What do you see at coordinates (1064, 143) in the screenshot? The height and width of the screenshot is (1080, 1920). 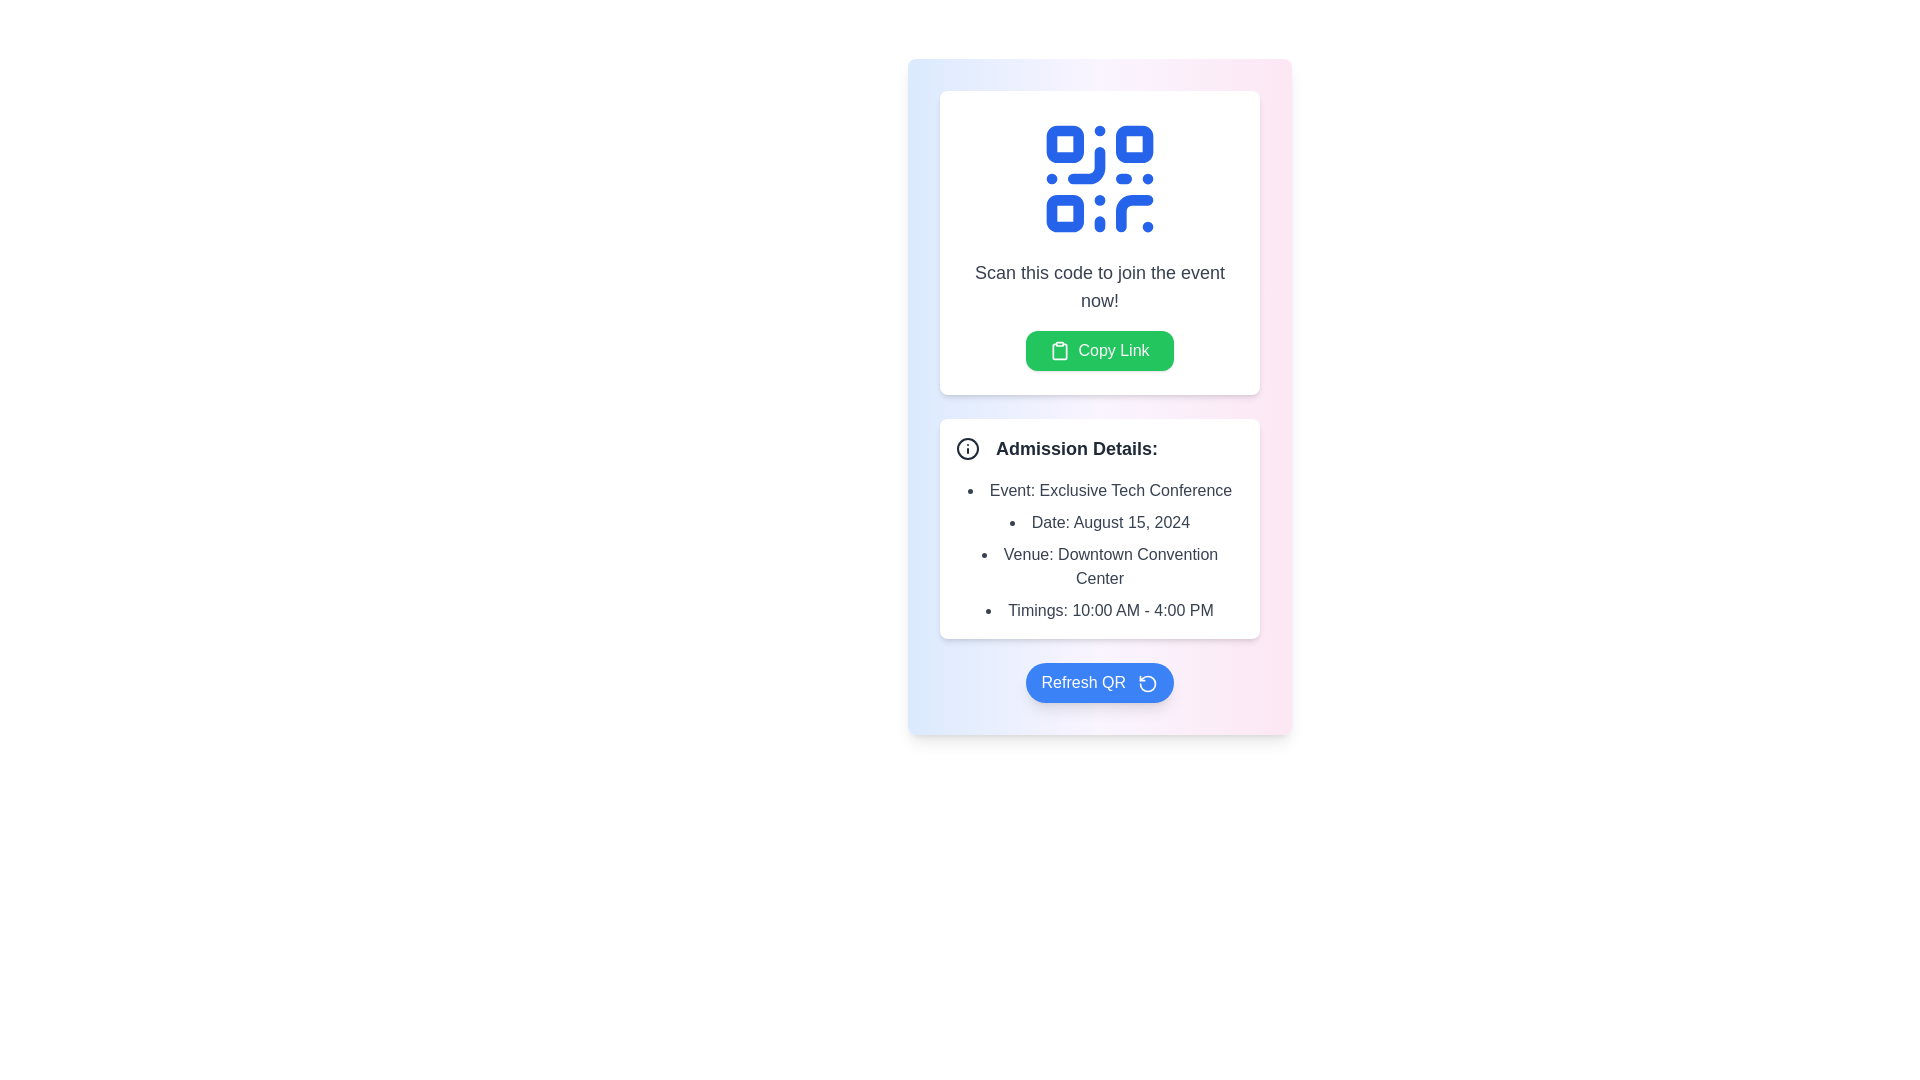 I see `the upper-left cell of the QR code grid, which is a stylized blue square at the top section of the vertically structured interface` at bounding box center [1064, 143].